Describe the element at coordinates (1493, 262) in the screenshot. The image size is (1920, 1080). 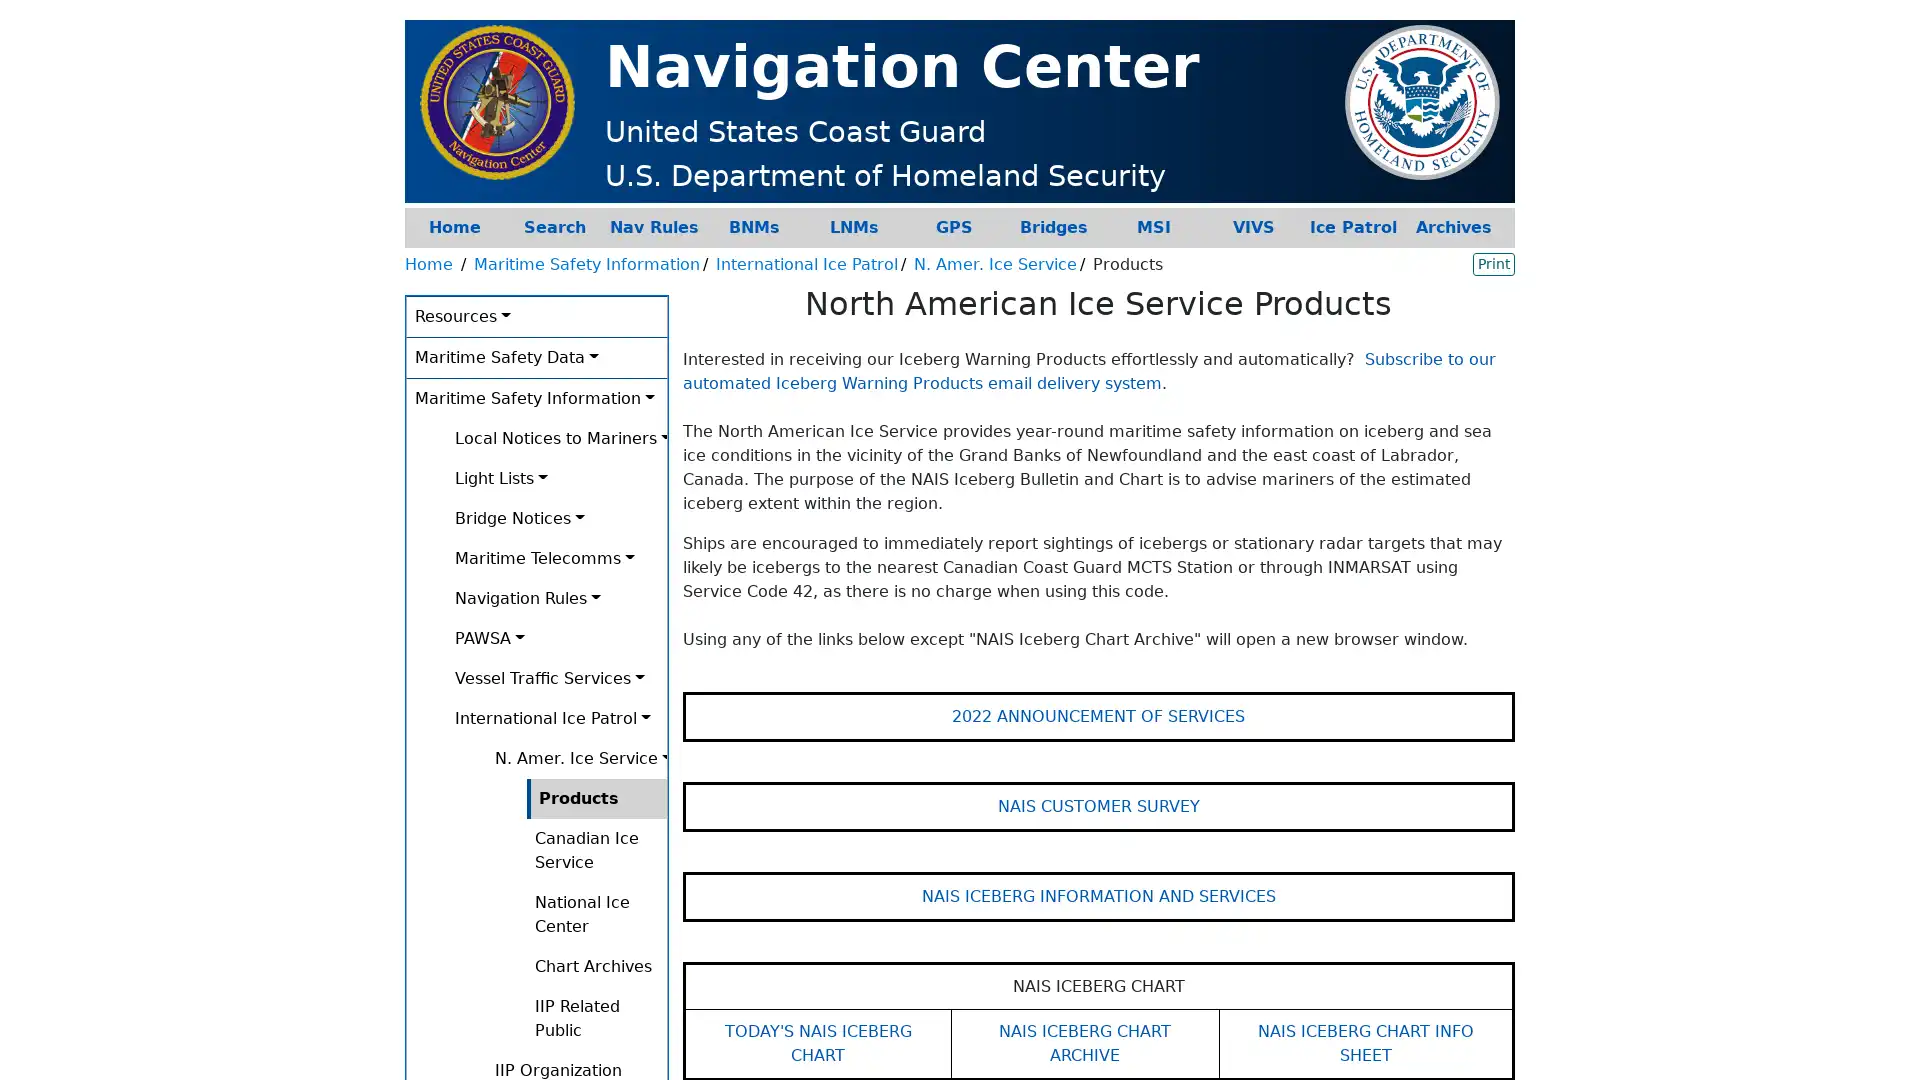
I see `Print` at that location.